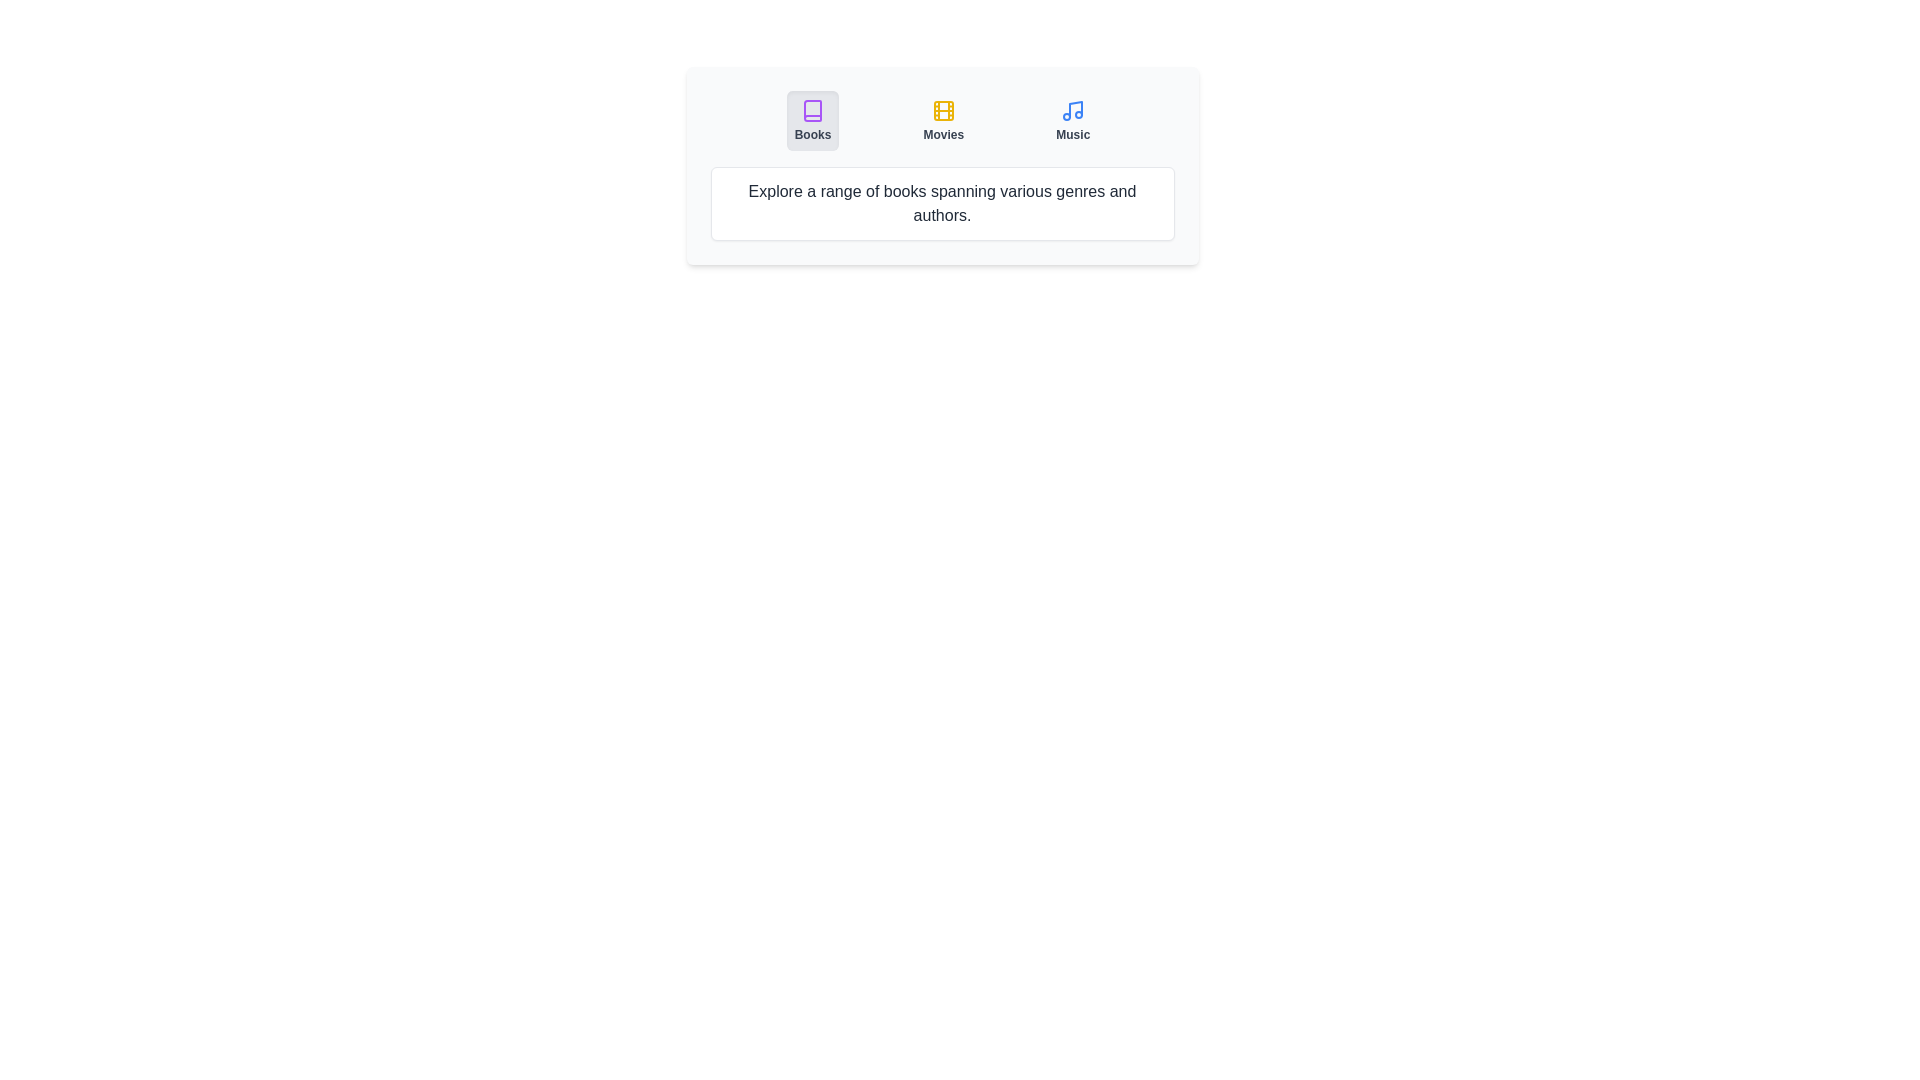  I want to click on the tab button labeled 'Books' to observe its visual effect, so click(811, 120).